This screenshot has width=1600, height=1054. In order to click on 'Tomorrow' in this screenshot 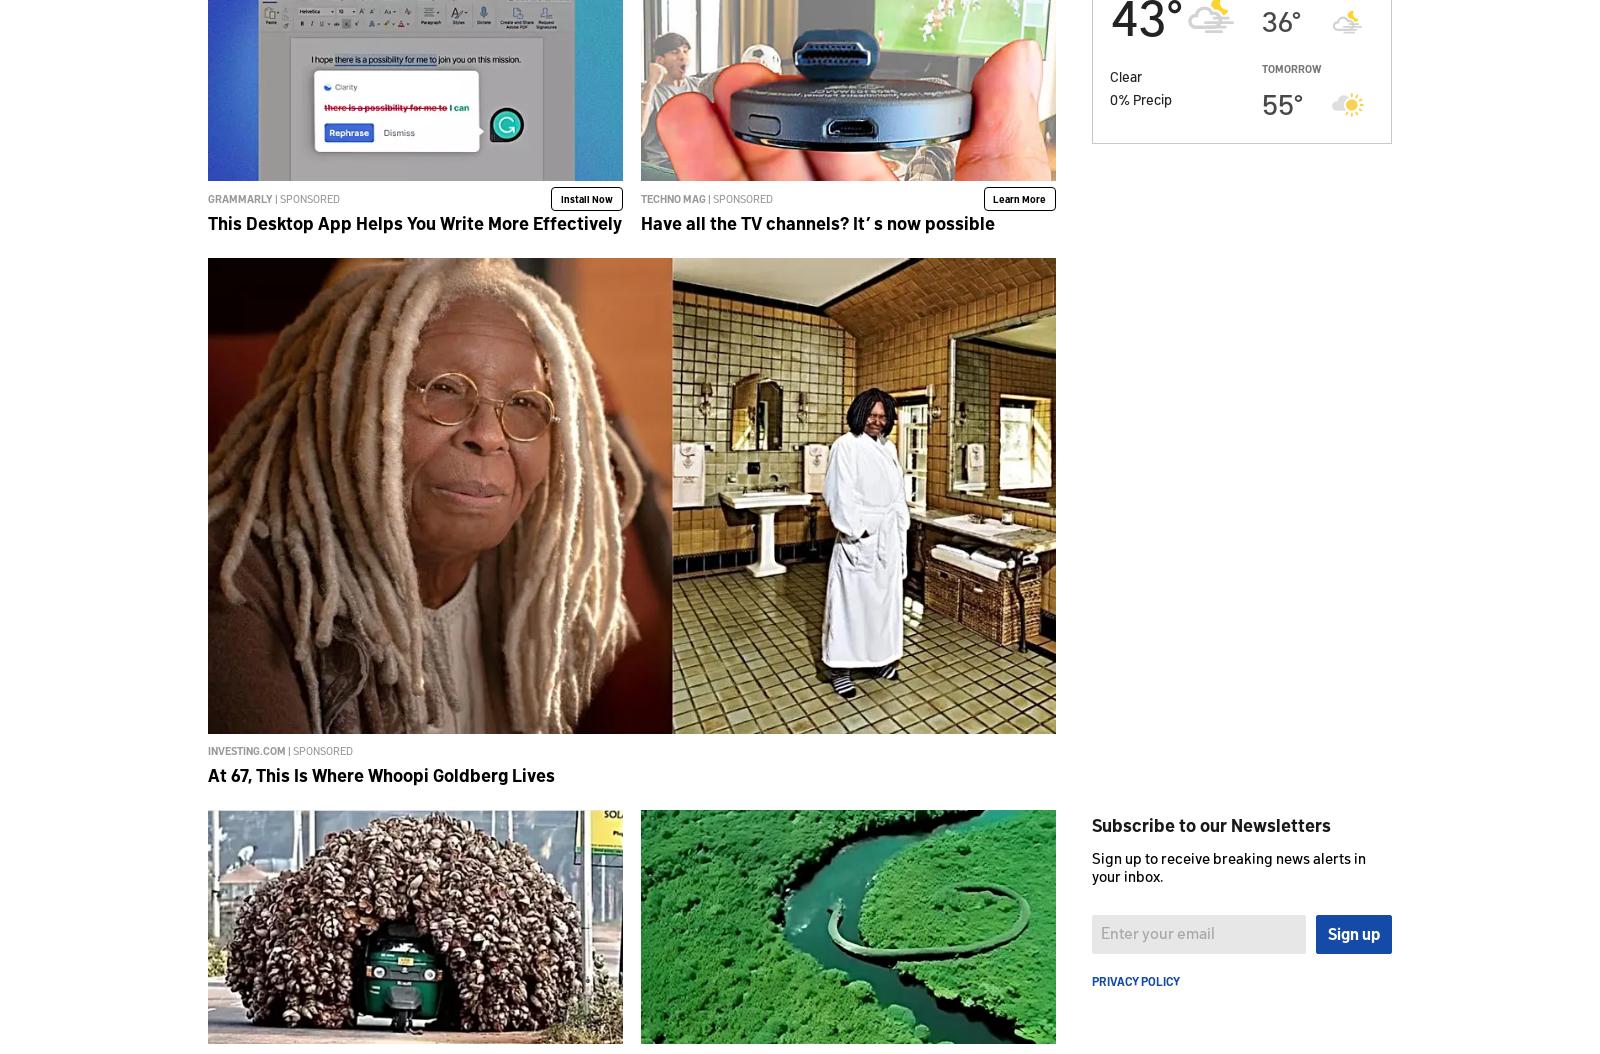, I will do `click(1290, 66)`.